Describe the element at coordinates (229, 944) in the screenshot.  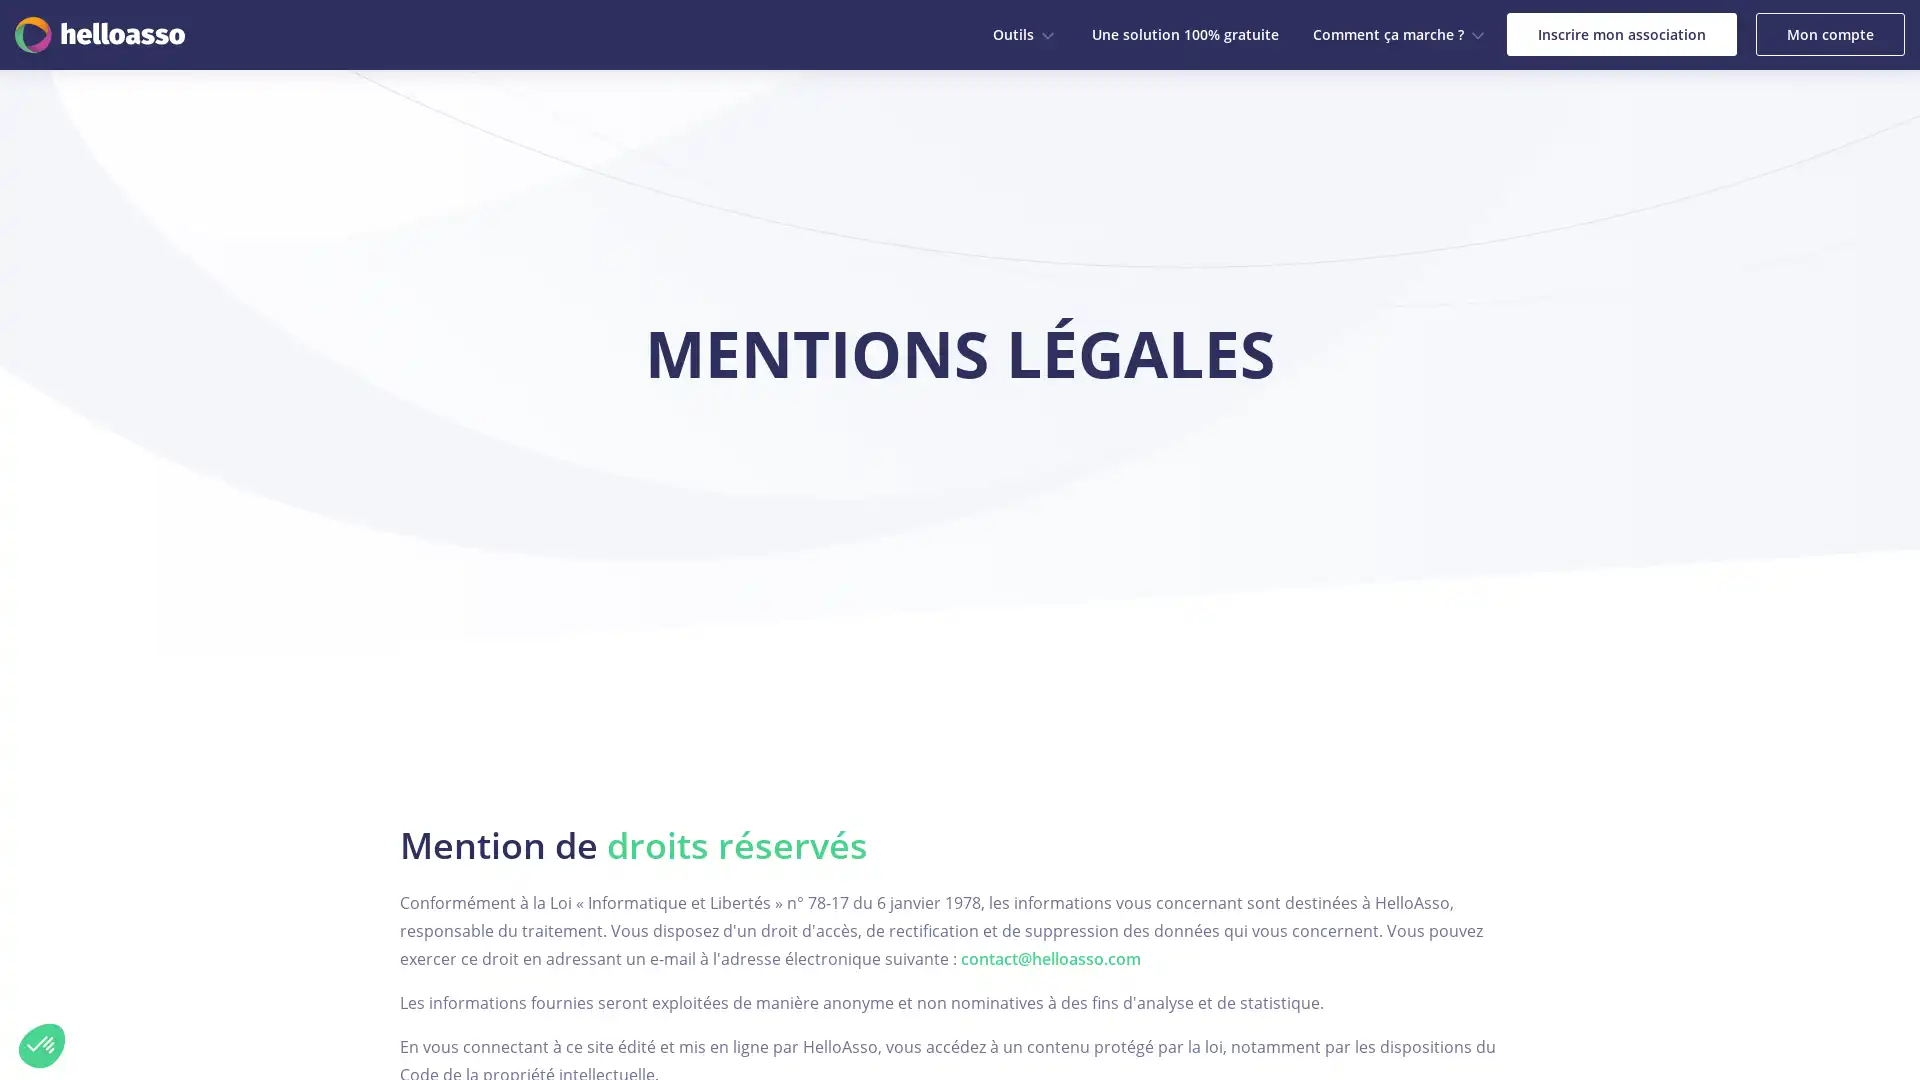
I see `Consentements certifies par` at that location.